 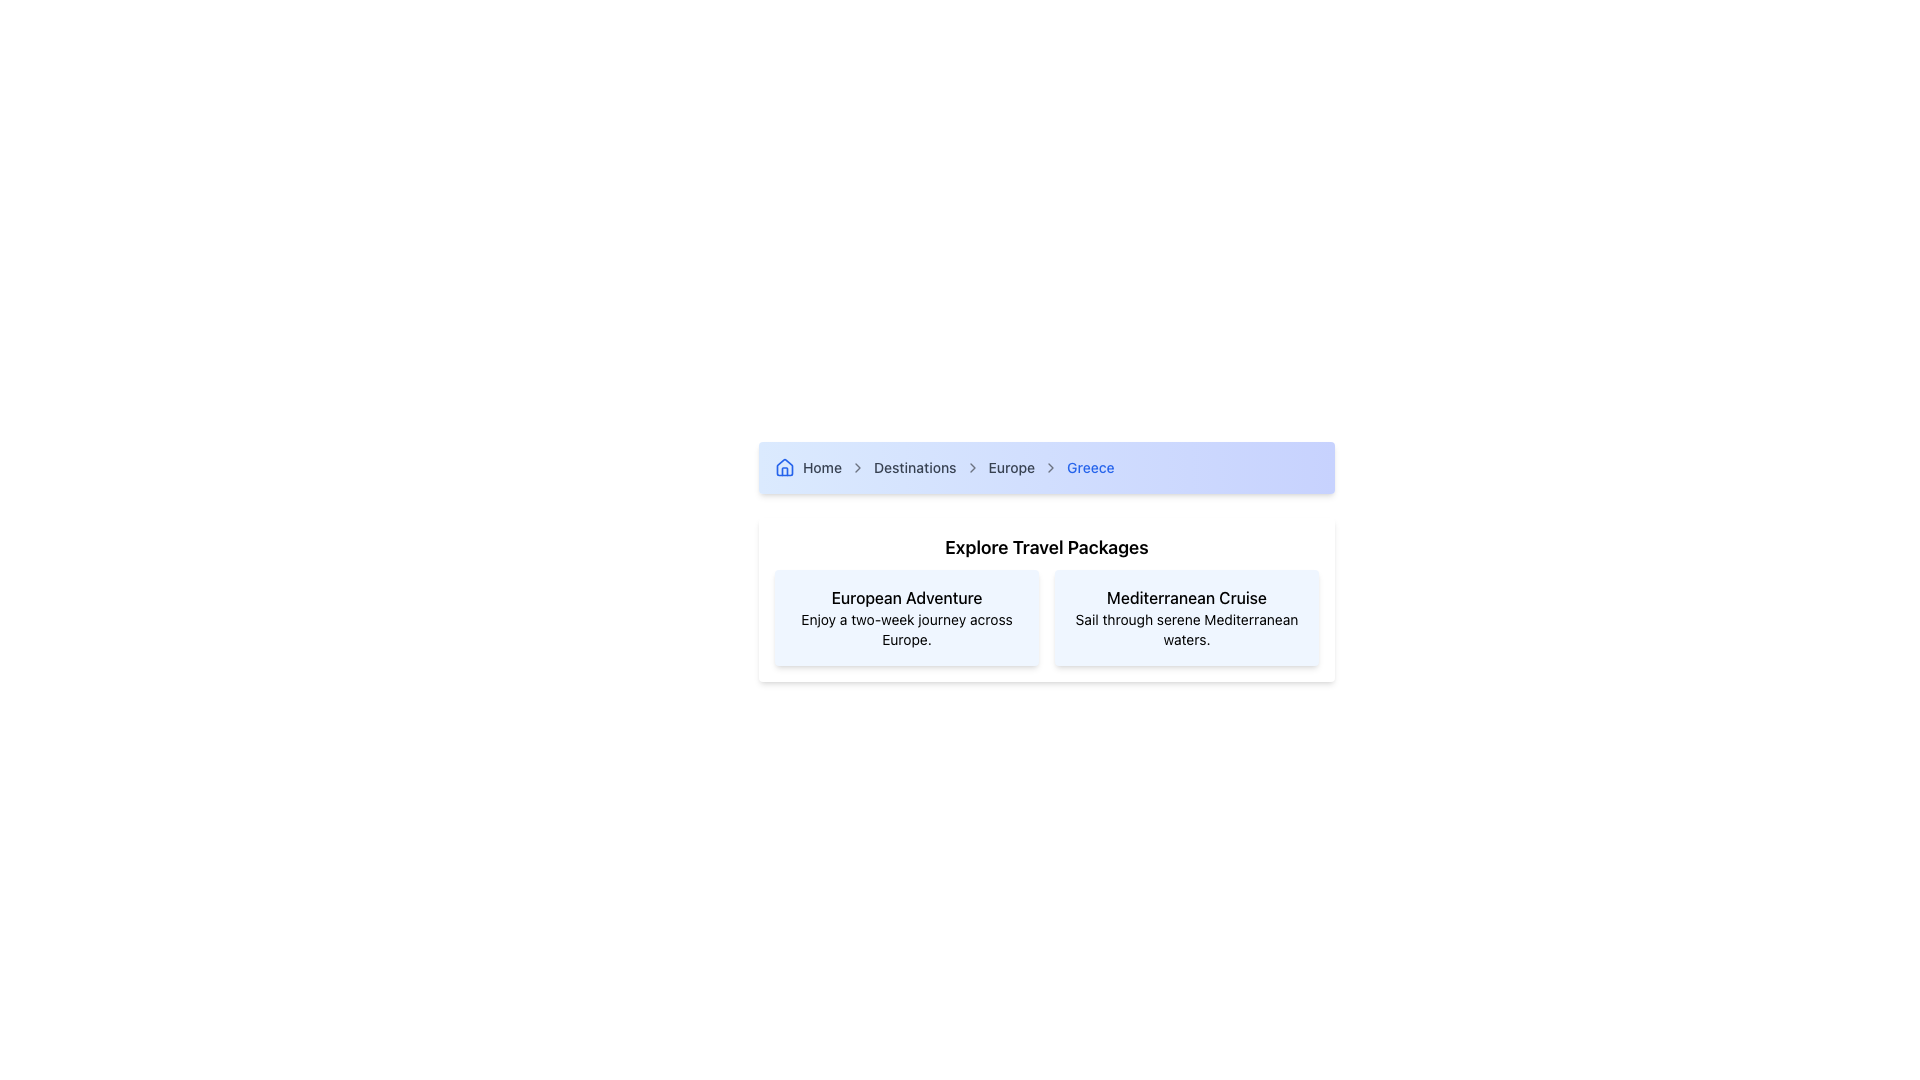 What do you see at coordinates (1186, 628) in the screenshot?
I see `the text line that says 'Sail through serene Mediterranean waters.' located beneath the header 'Mediterranean Cruise' in the respective card` at bounding box center [1186, 628].